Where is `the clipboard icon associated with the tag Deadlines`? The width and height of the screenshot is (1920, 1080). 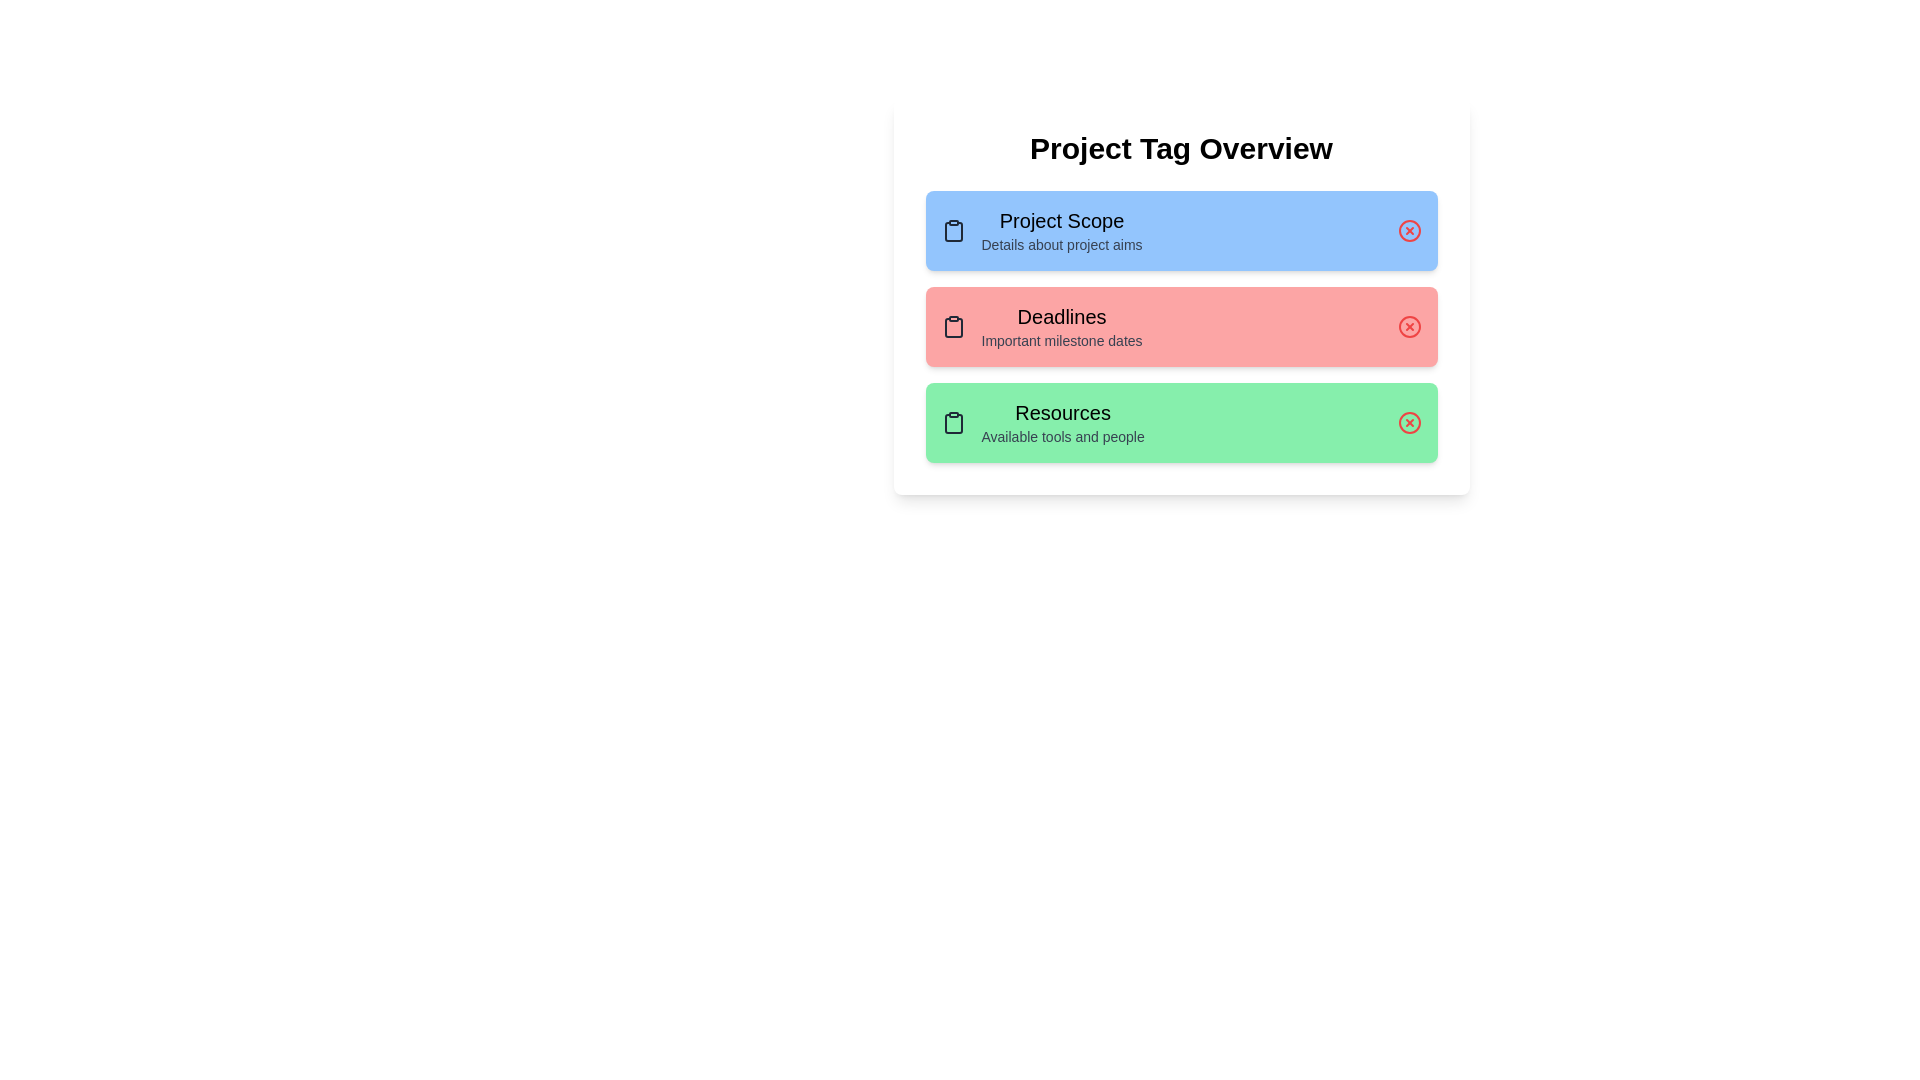 the clipboard icon associated with the tag Deadlines is located at coordinates (952, 326).